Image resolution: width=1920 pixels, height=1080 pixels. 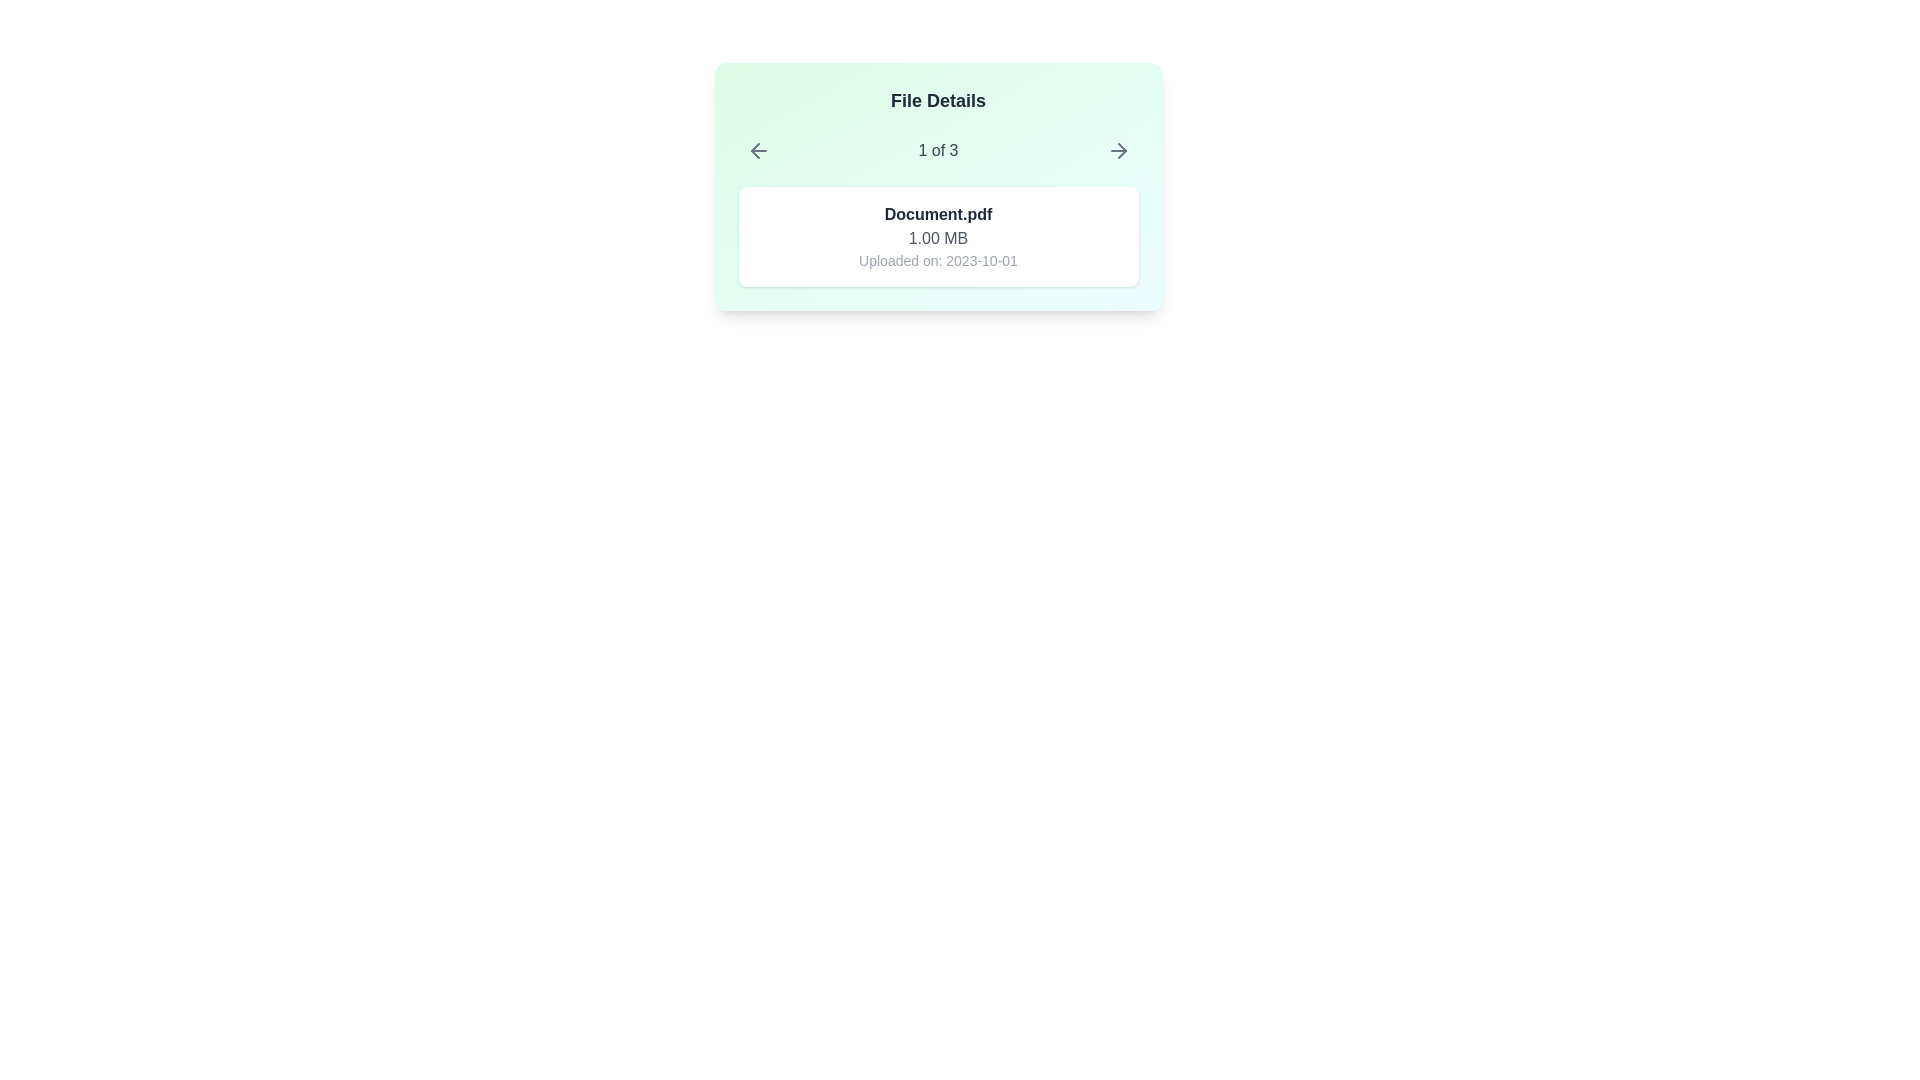 I want to click on the Text Label that serves as the heading for the section at the top of the card, so click(x=937, y=100).